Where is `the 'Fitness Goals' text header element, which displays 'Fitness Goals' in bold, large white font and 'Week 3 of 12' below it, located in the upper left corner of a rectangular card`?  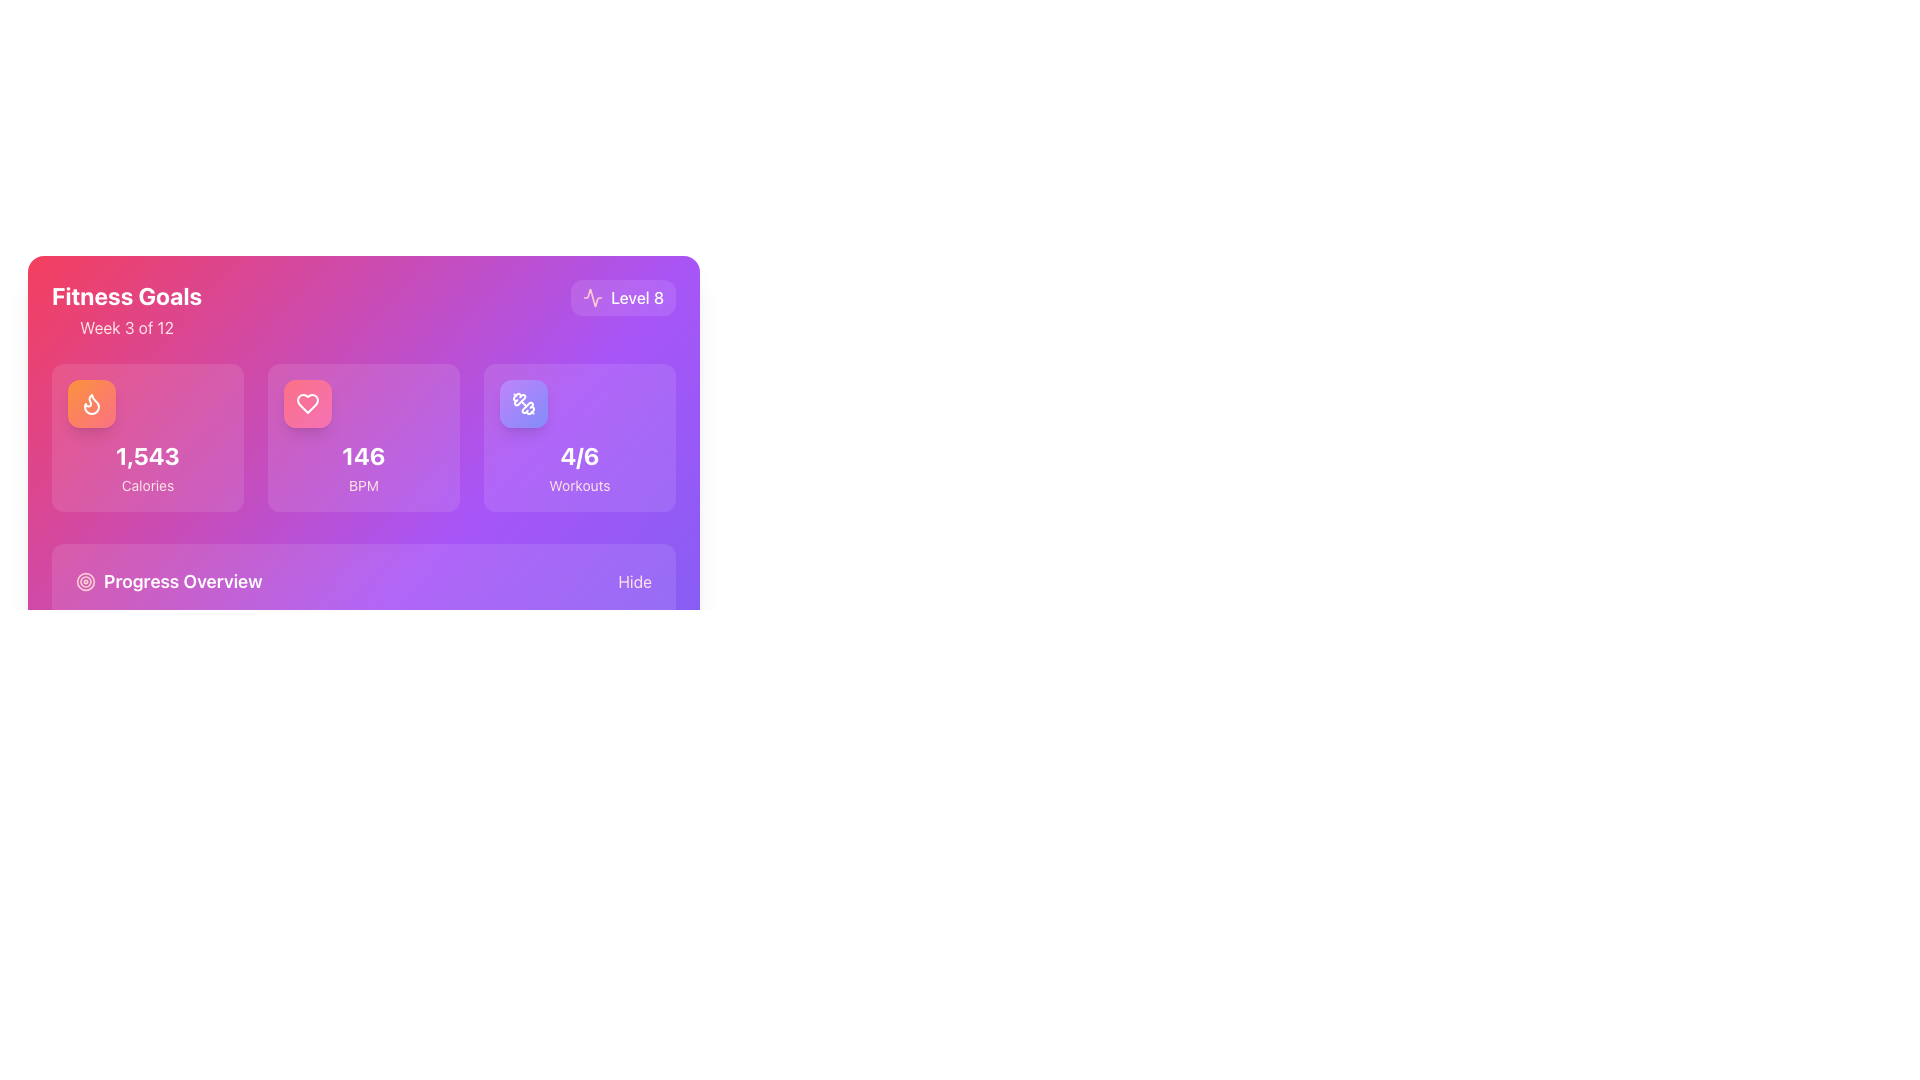
the 'Fitness Goals' text header element, which displays 'Fitness Goals' in bold, large white font and 'Week 3 of 12' below it, located in the upper left corner of a rectangular card is located at coordinates (126, 309).